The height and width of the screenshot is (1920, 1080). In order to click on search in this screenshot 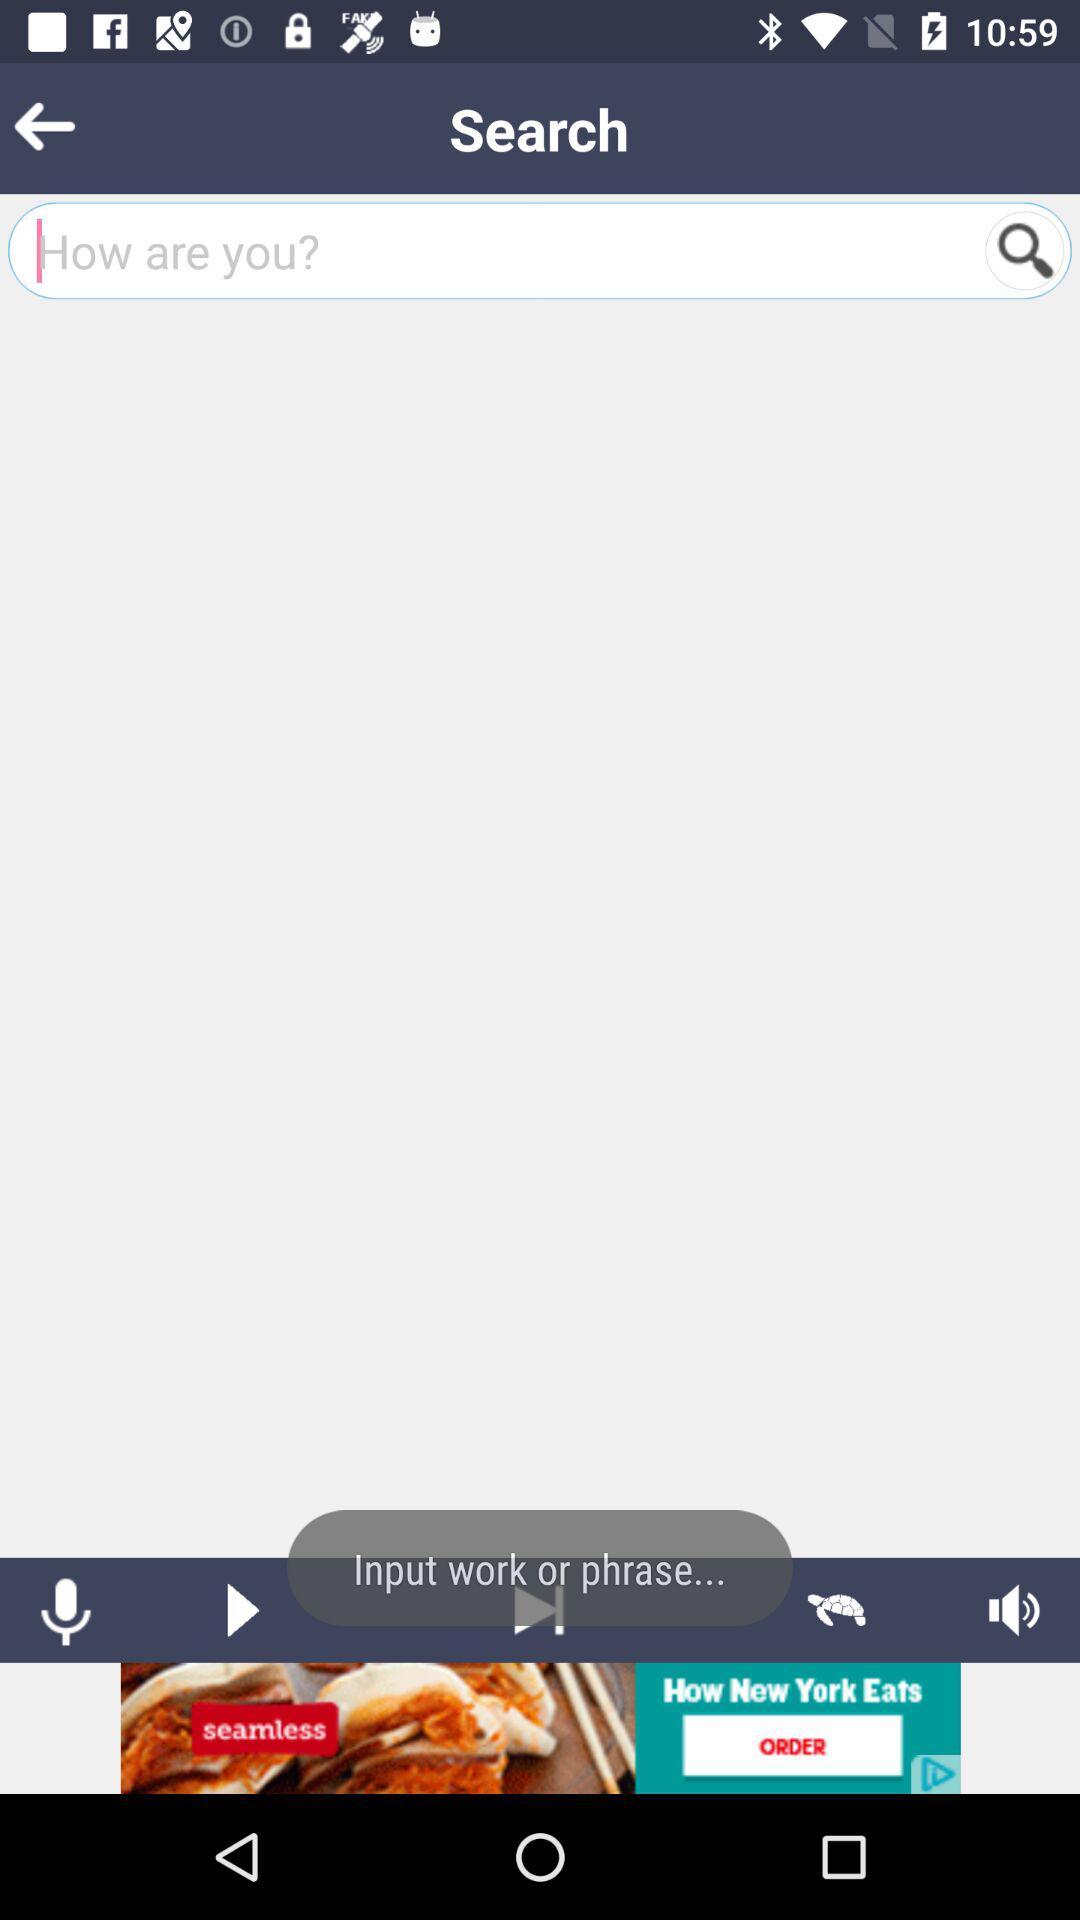, I will do `click(1024, 249)`.